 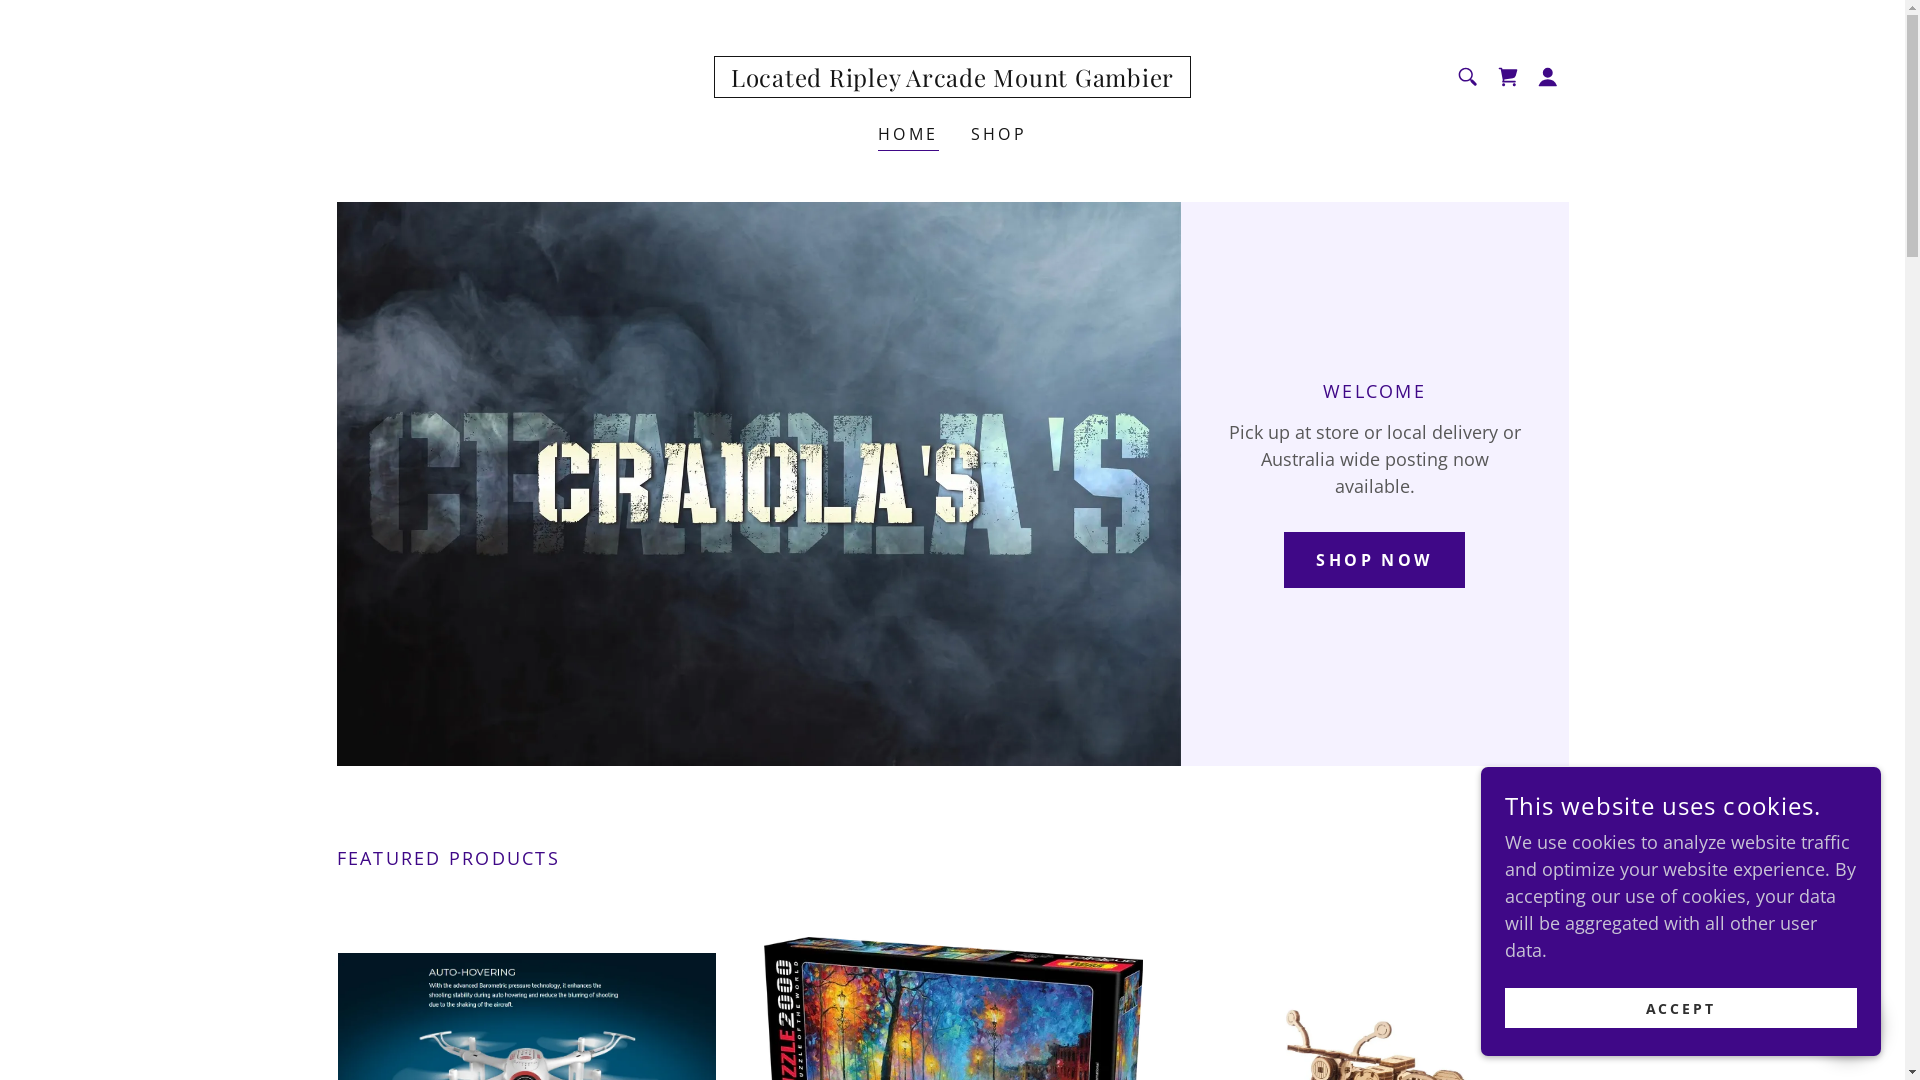 What do you see at coordinates (951, 79) in the screenshot?
I see `'Located Ripley Arcade Mount Gambier'` at bounding box center [951, 79].